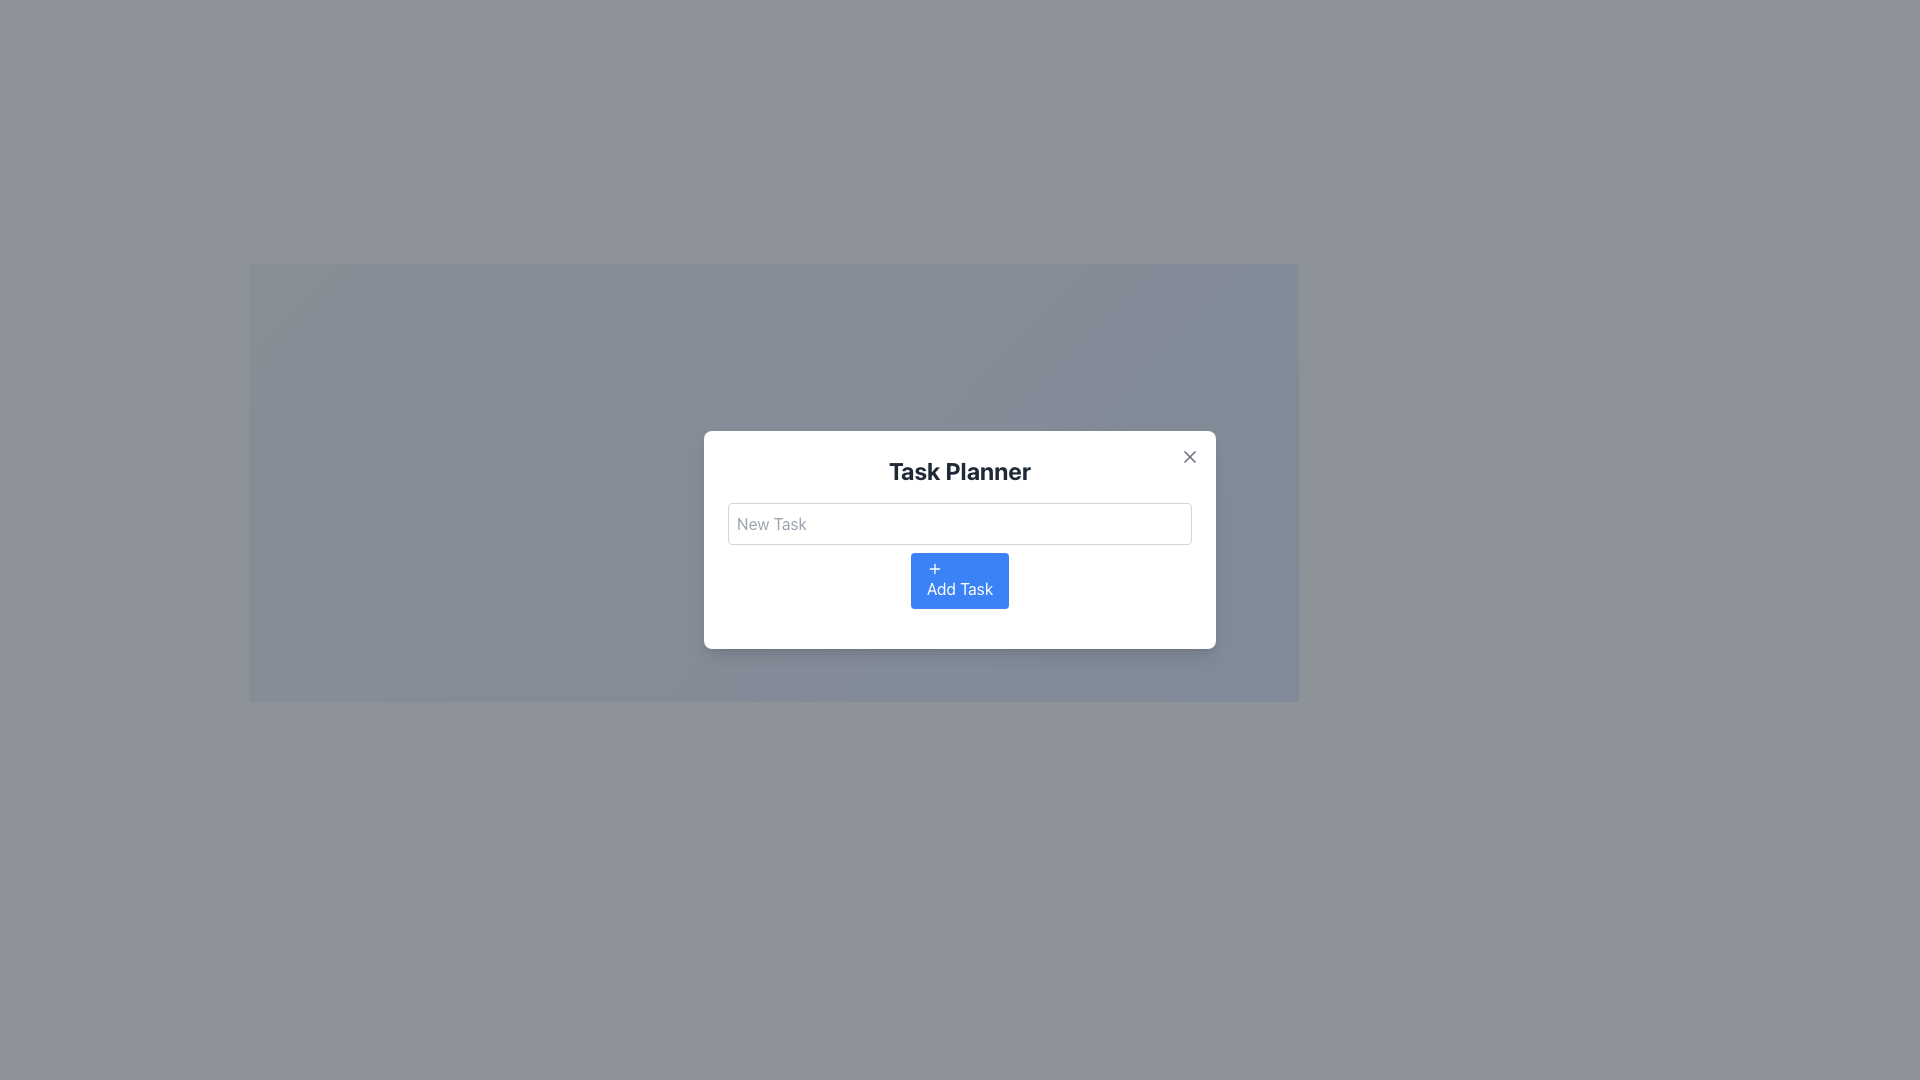 The image size is (1920, 1080). I want to click on the small plus icon inside the blue button labeled 'Add Task', so click(933, 569).